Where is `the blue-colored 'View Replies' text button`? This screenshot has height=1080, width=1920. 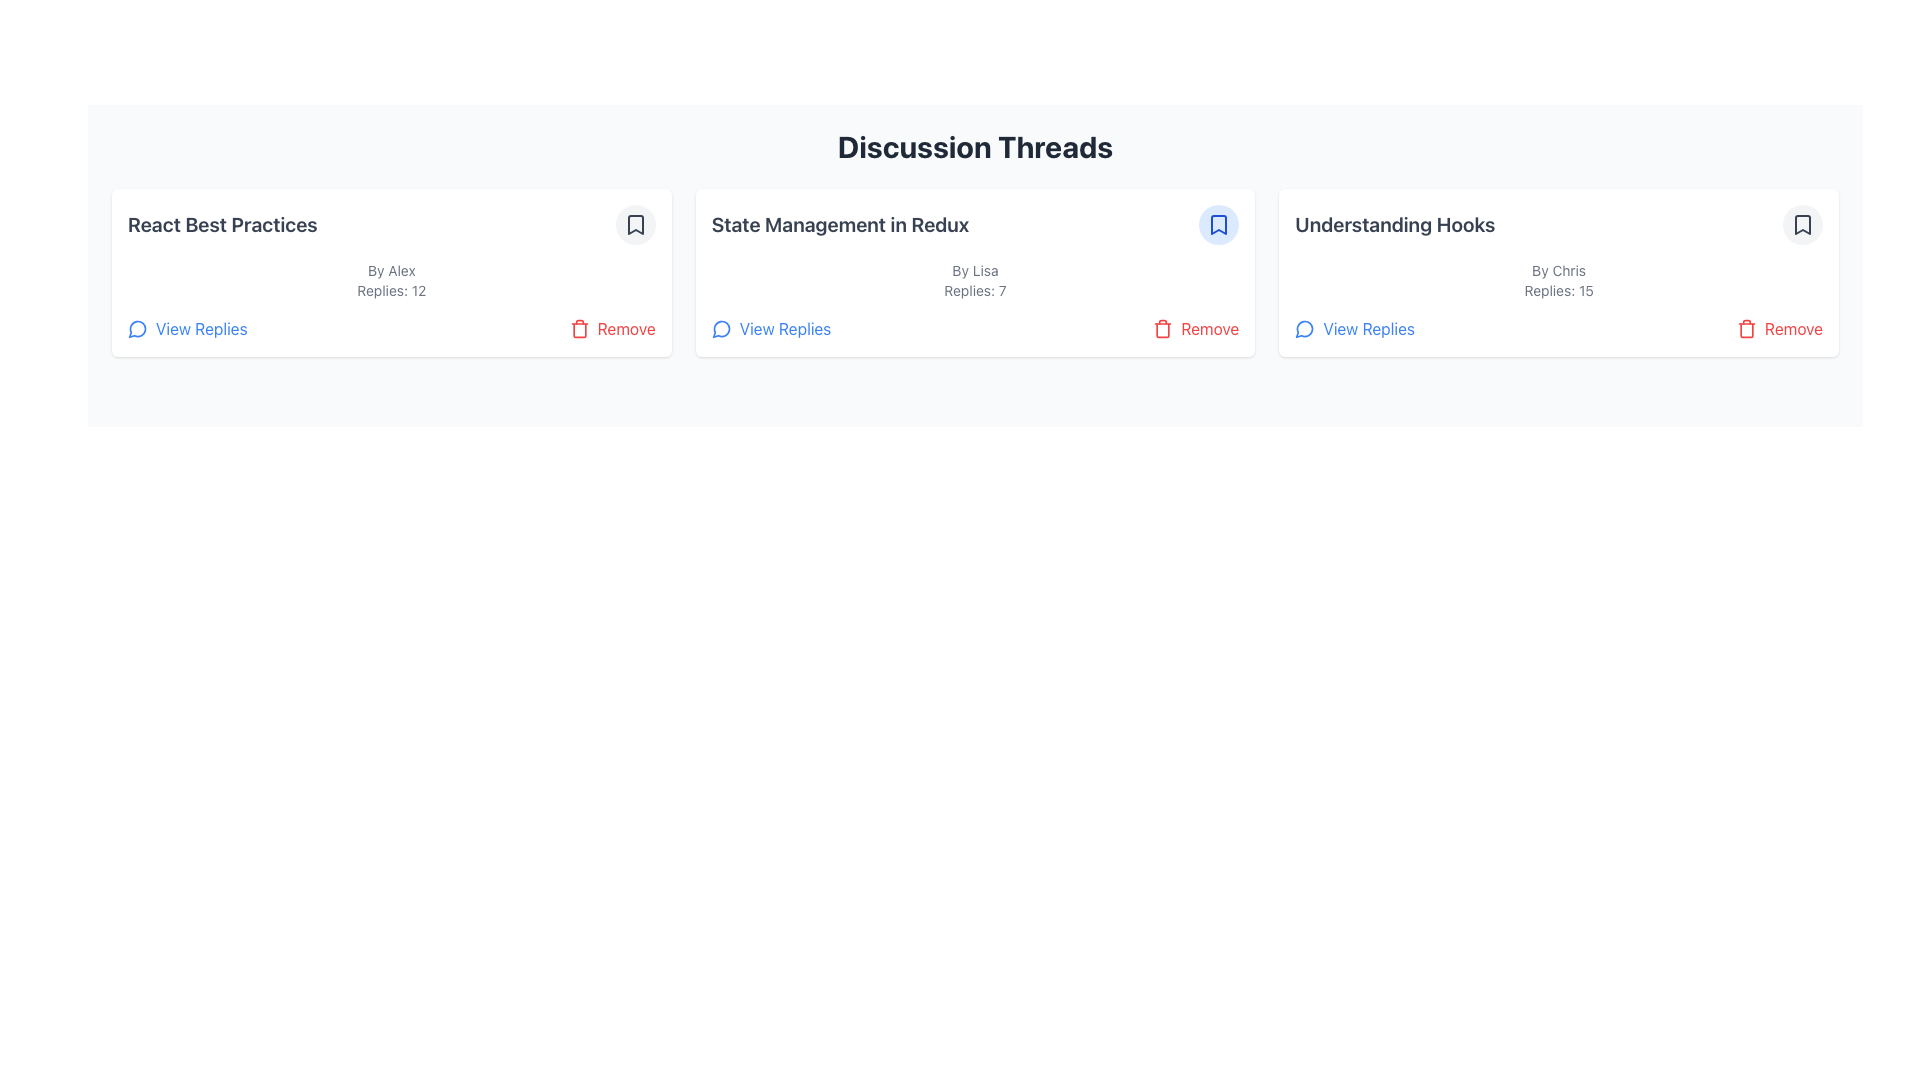 the blue-colored 'View Replies' text button is located at coordinates (201, 327).